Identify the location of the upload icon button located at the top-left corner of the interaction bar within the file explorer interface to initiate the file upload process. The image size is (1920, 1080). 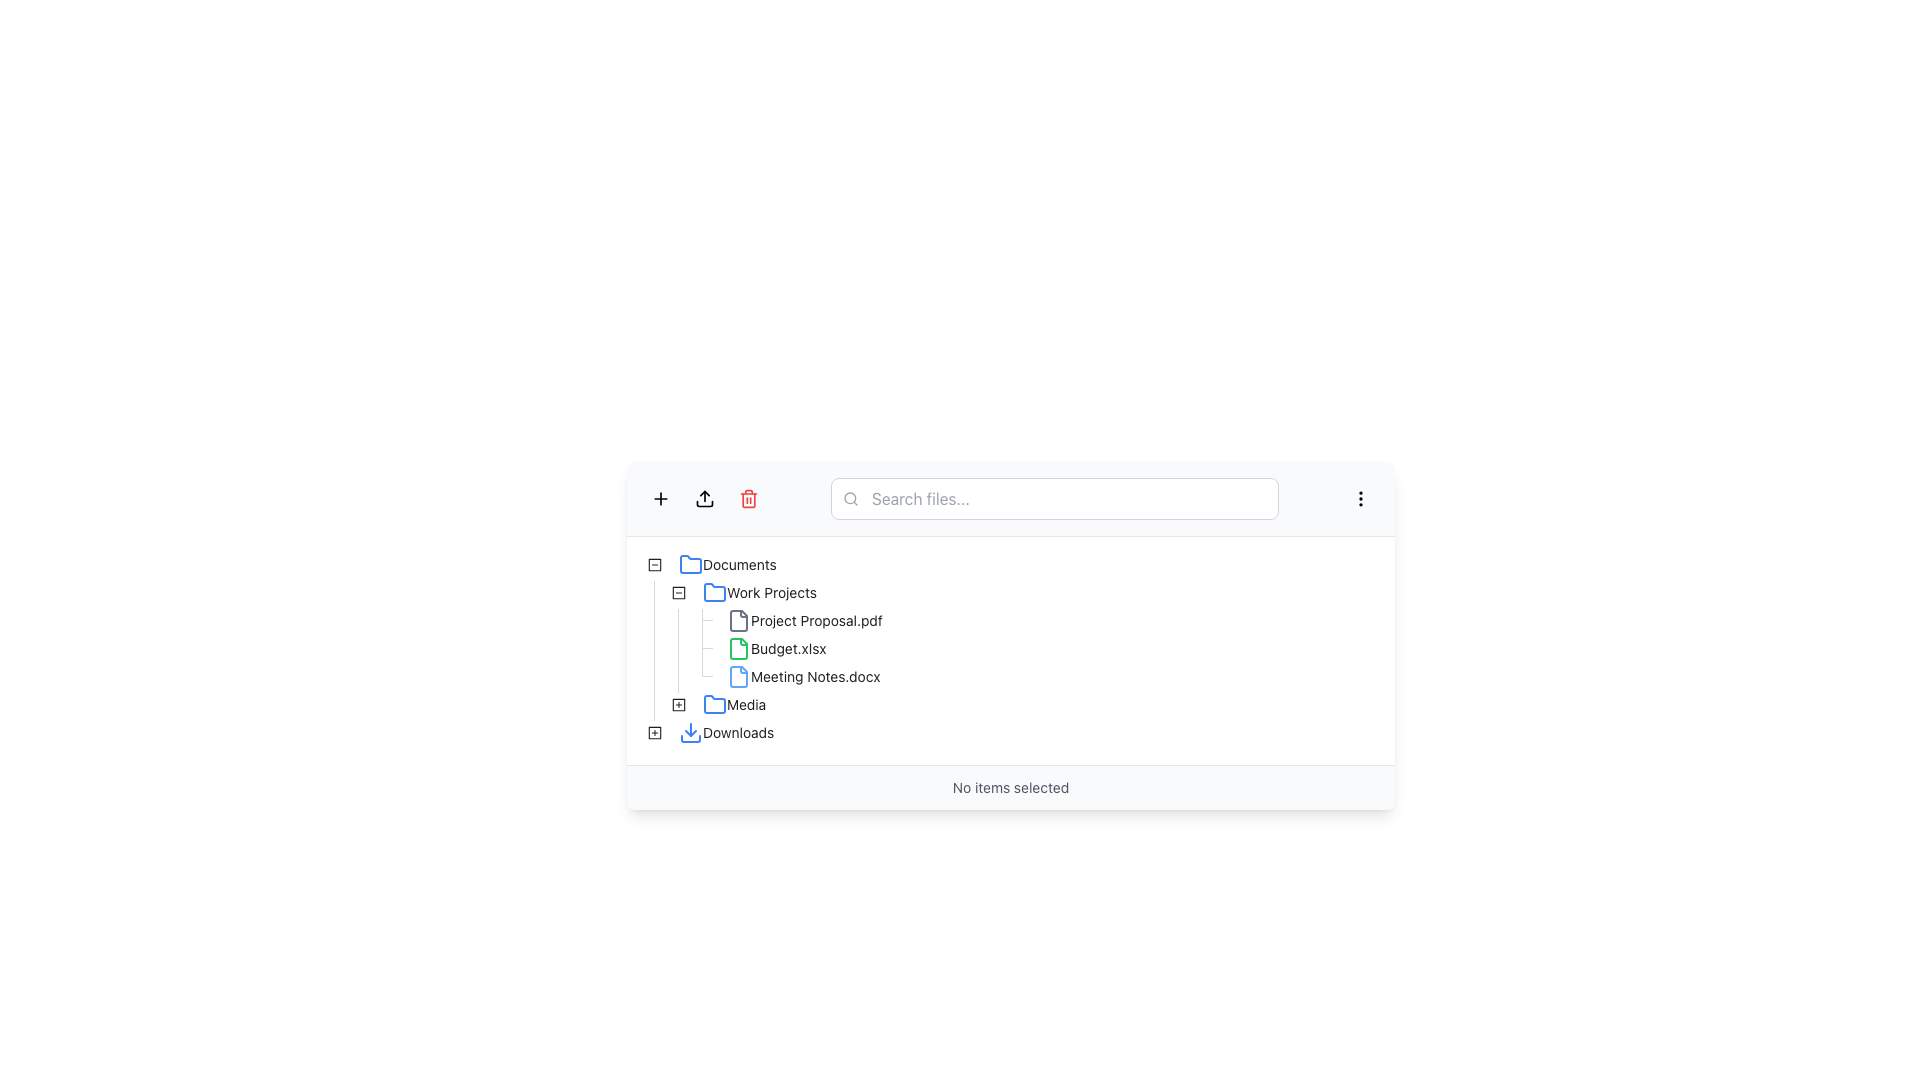
(705, 497).